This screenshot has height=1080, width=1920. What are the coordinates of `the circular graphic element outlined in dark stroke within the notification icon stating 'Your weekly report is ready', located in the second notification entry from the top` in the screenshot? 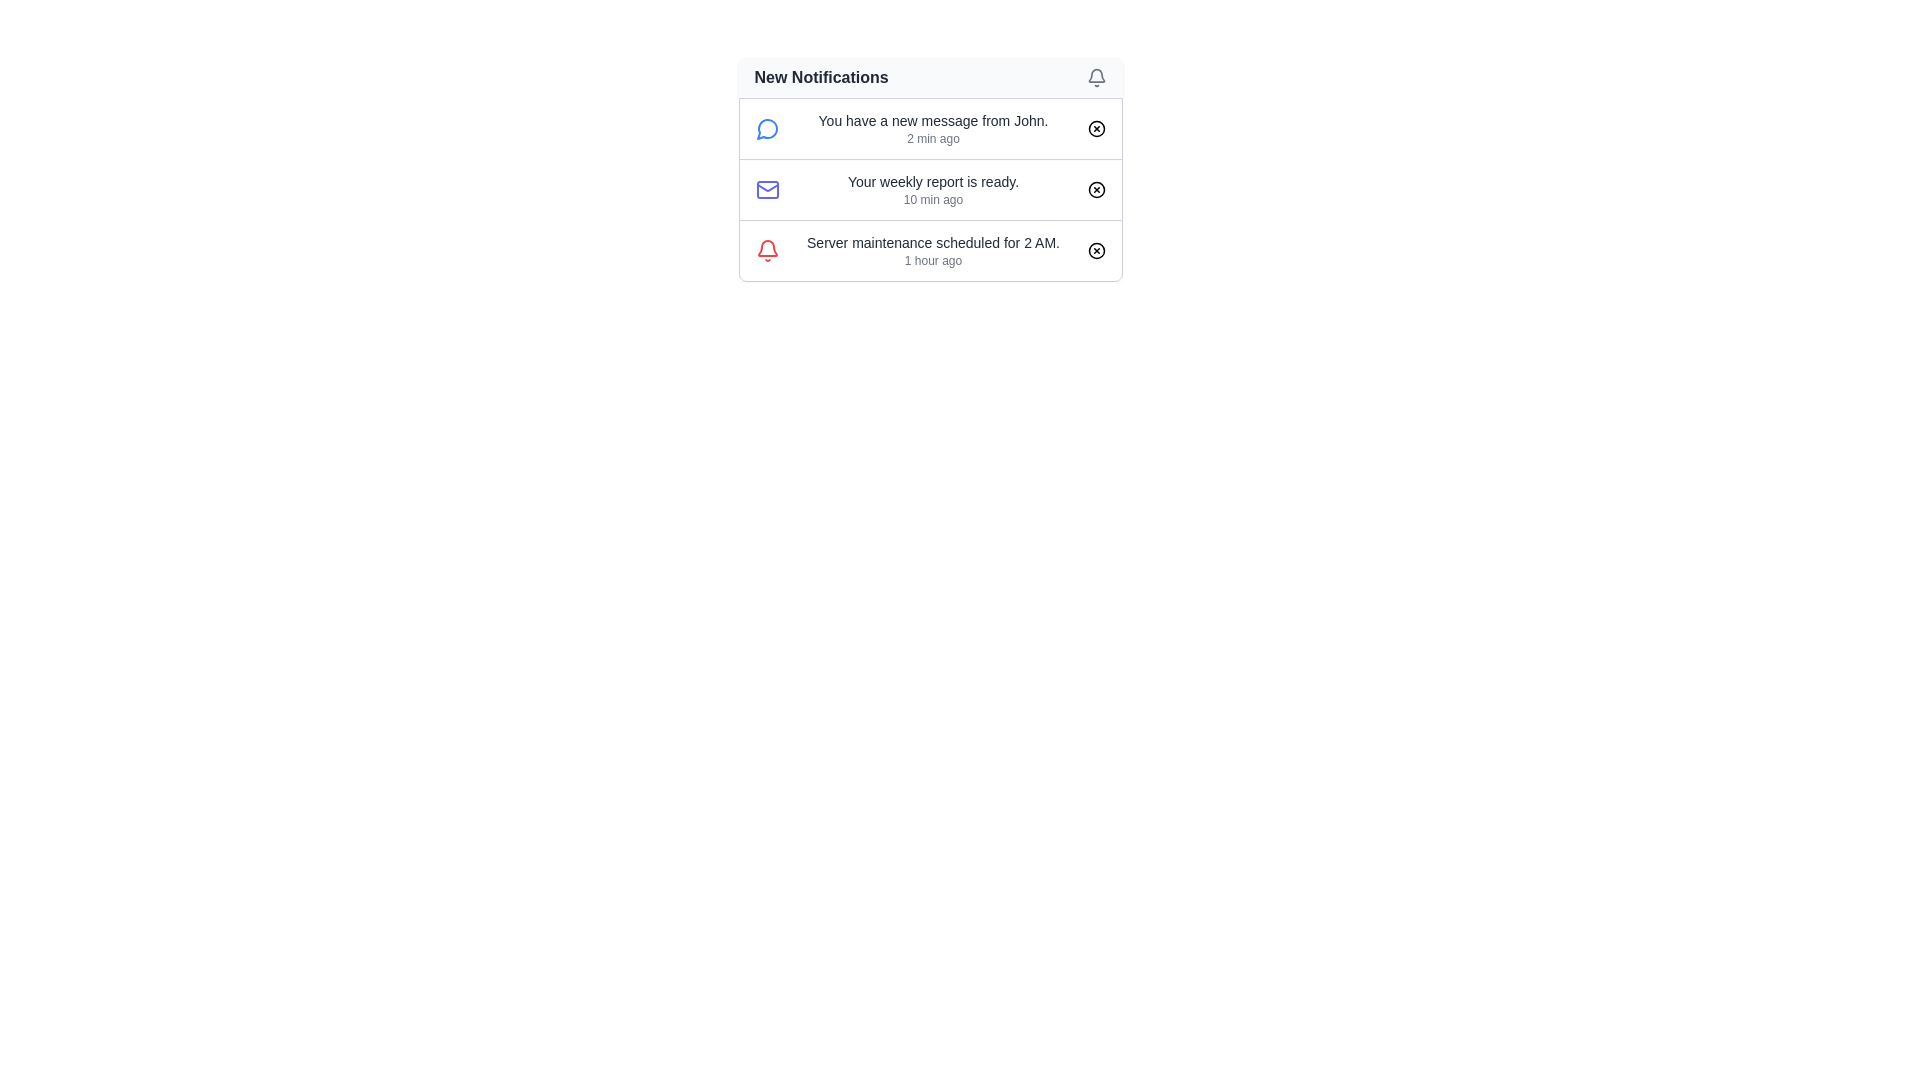 It's located at (1095, 189).